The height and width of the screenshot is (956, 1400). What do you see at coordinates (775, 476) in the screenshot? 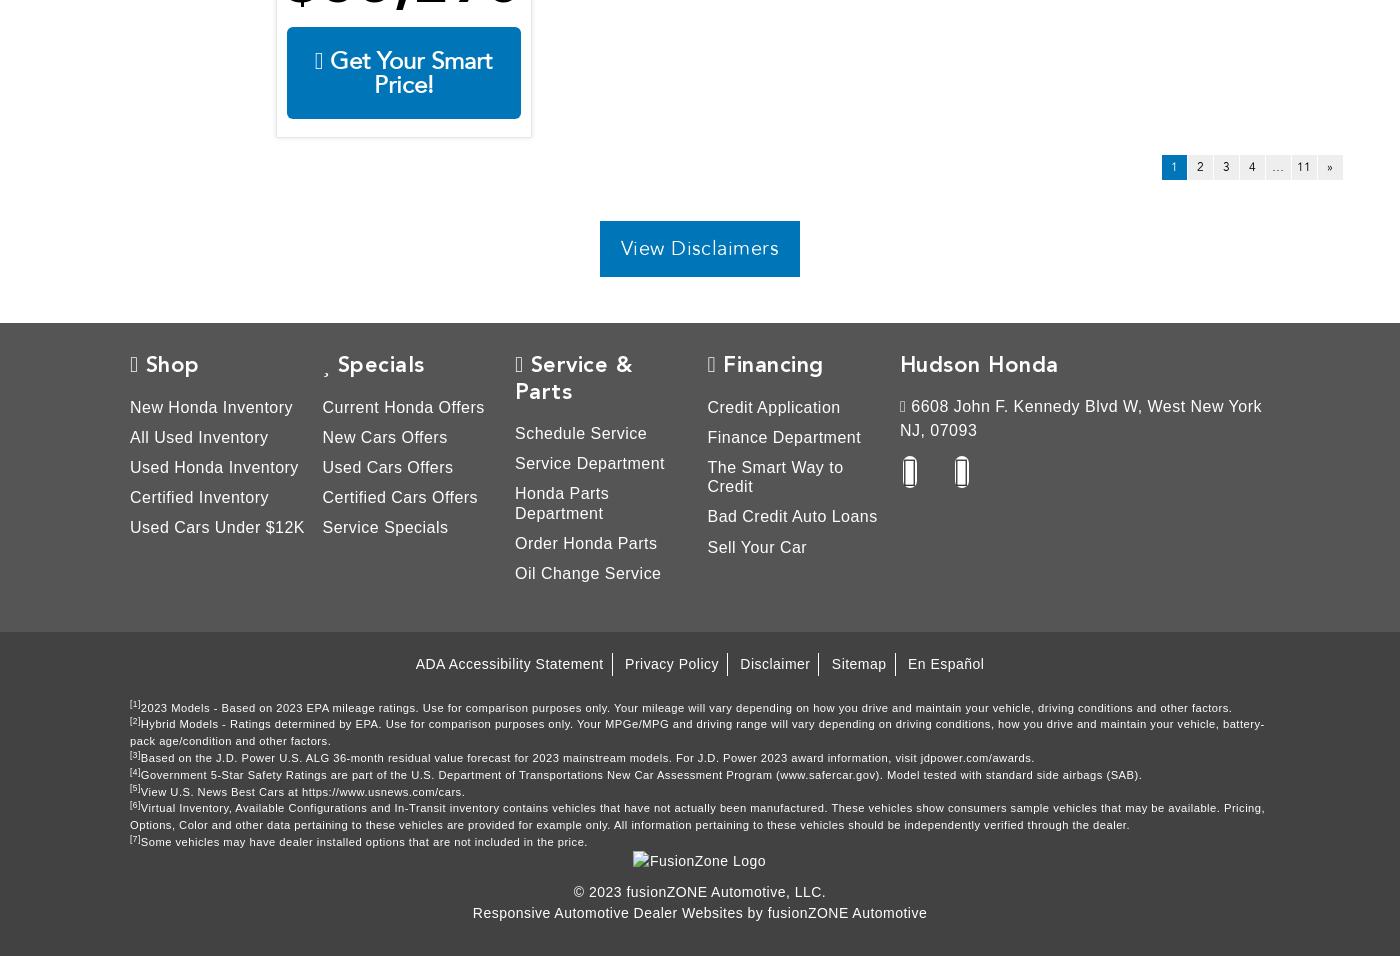
I see `'The Smart Way to Credit'` at bounding box center [775, 476].